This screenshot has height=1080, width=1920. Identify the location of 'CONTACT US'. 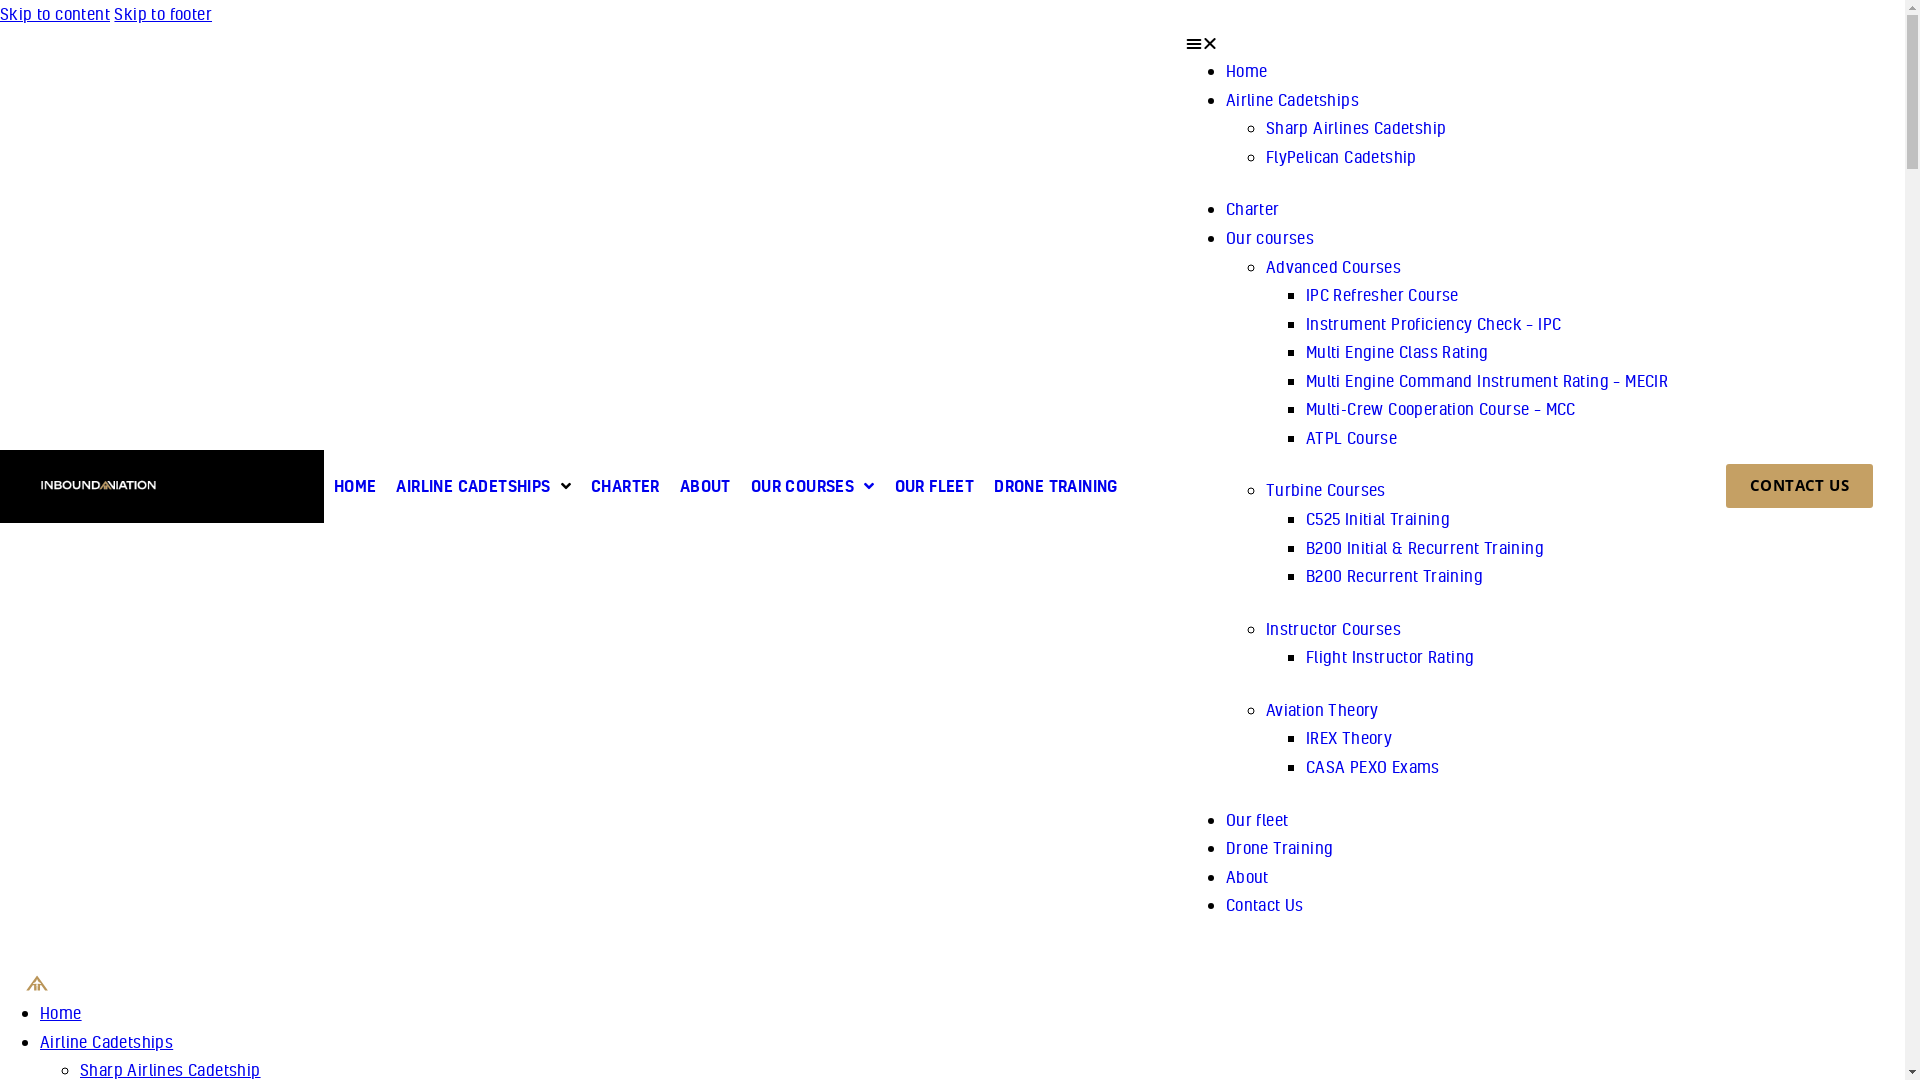
(1799, 486).